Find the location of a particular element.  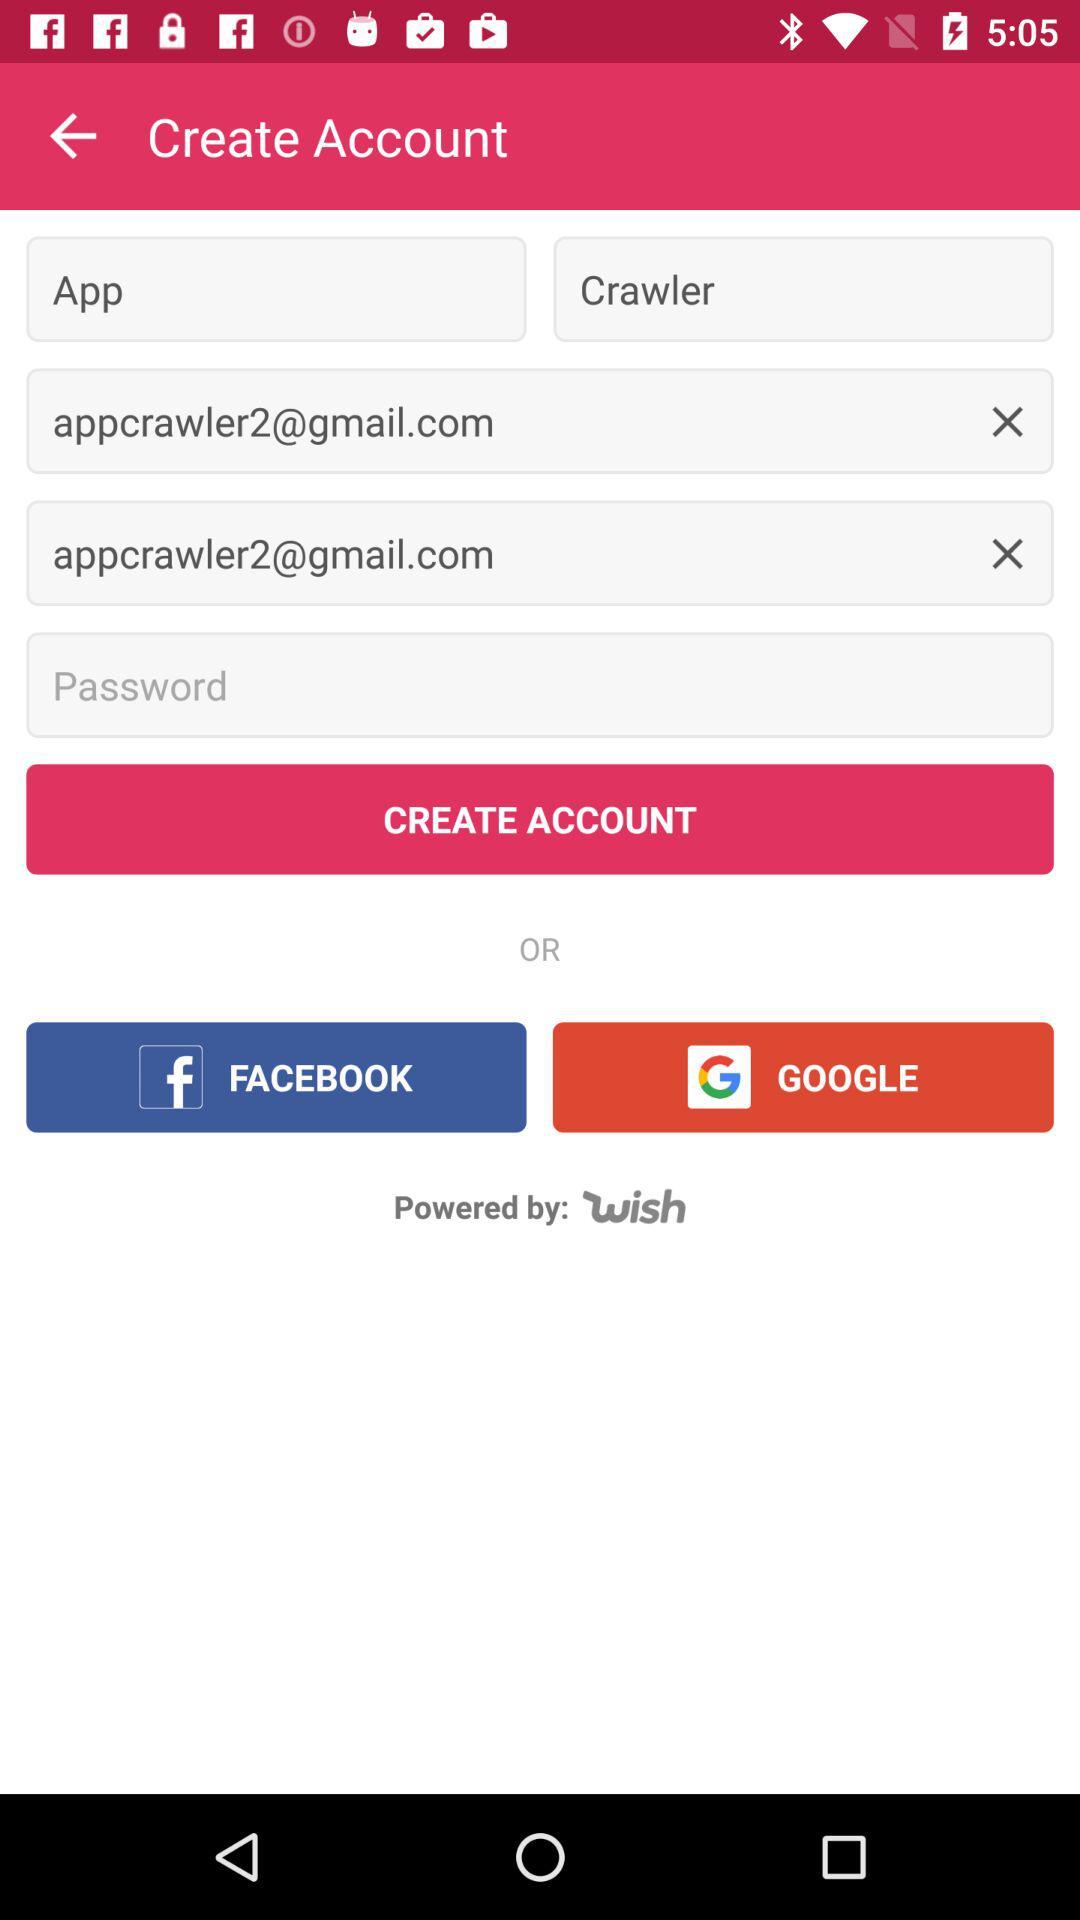

item to the right of the app item is located at coordinates (802, 288).